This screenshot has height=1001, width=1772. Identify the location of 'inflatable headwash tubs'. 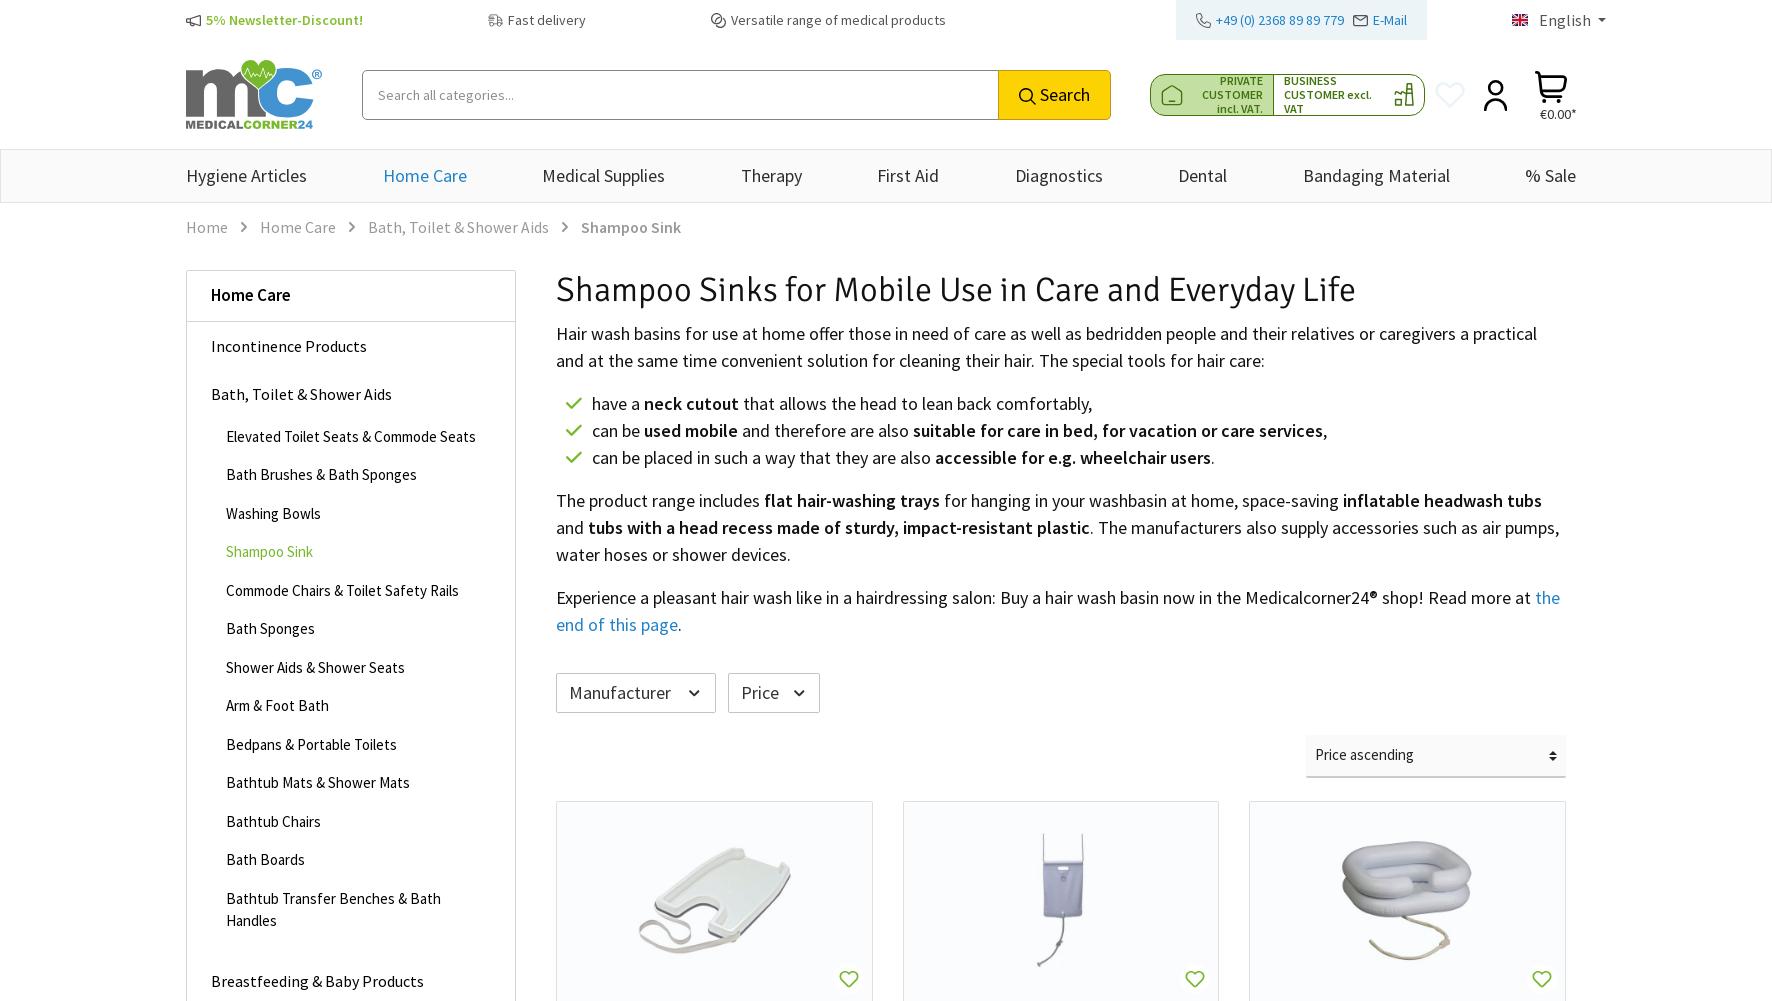
(1442, 500).